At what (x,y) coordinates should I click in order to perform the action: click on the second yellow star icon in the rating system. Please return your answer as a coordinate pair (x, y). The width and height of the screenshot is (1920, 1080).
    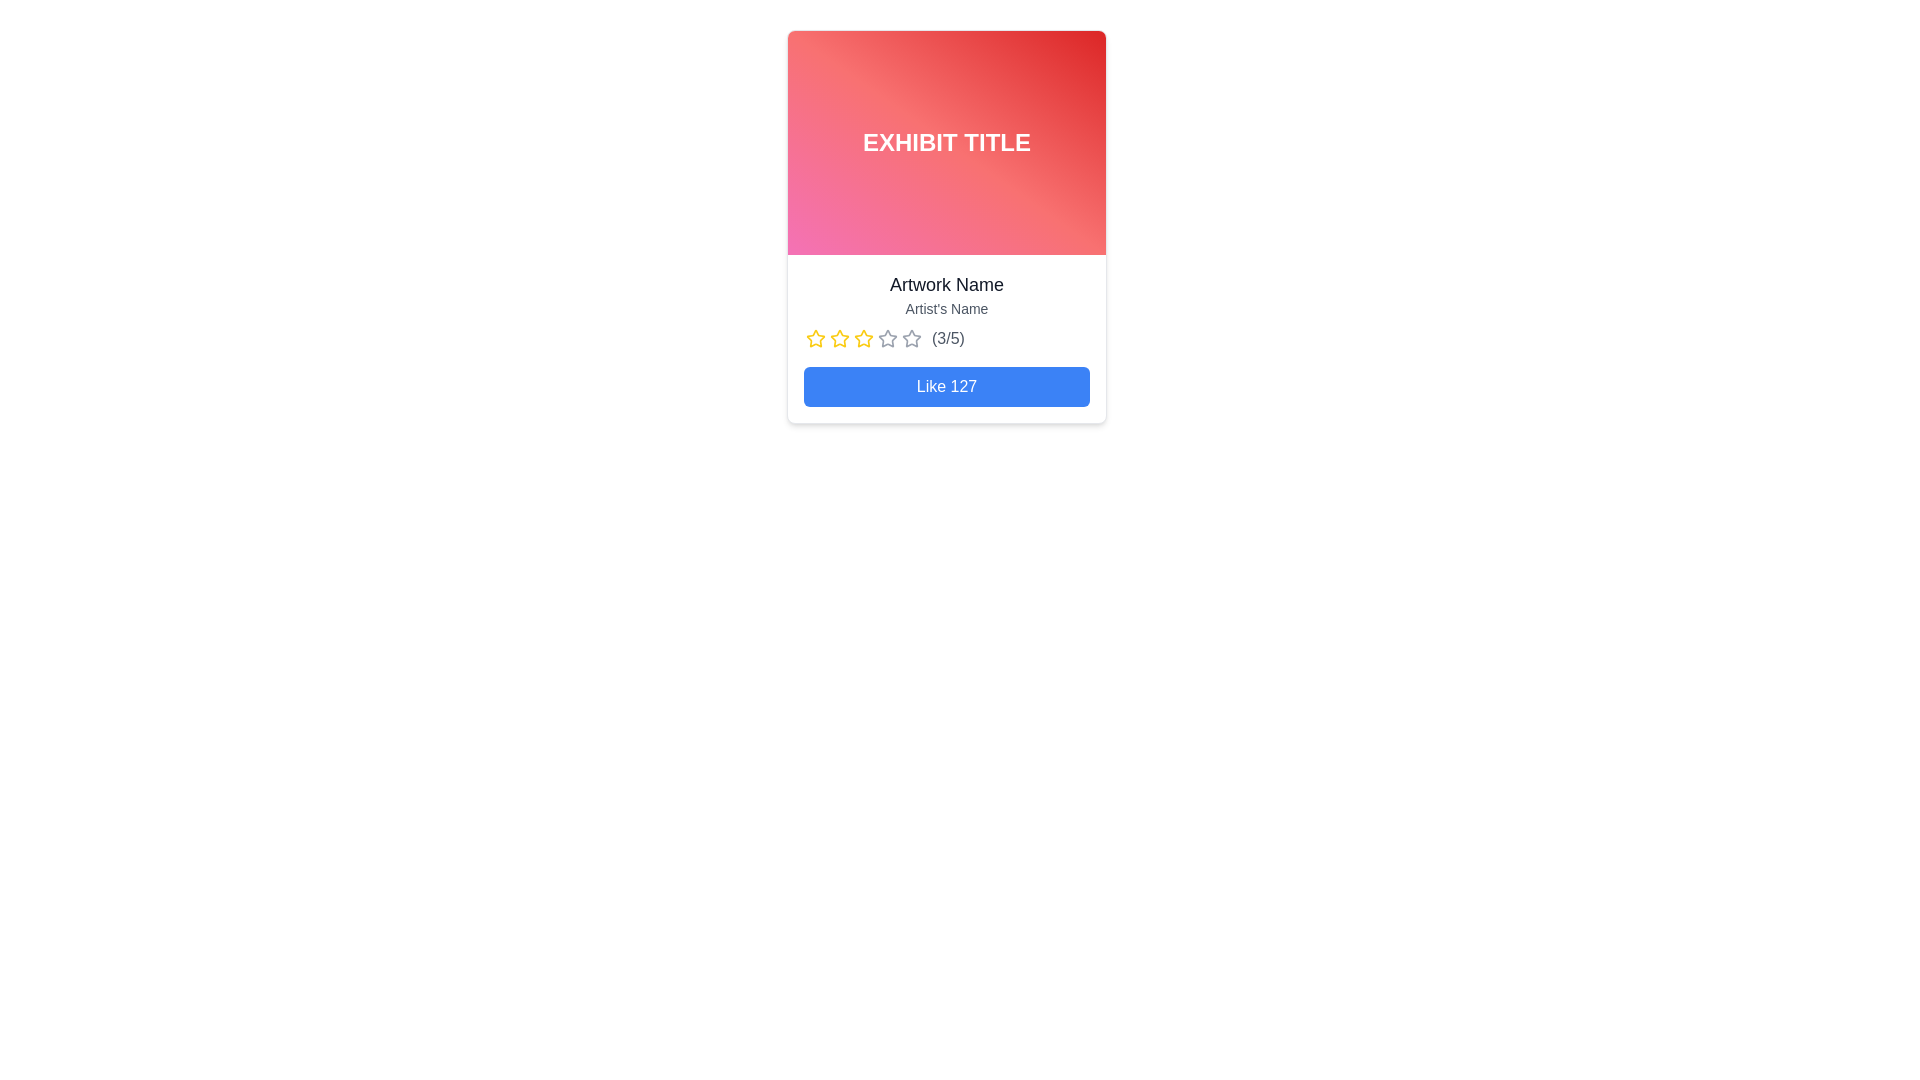
    Looking at the image, I should click on (840, 337).